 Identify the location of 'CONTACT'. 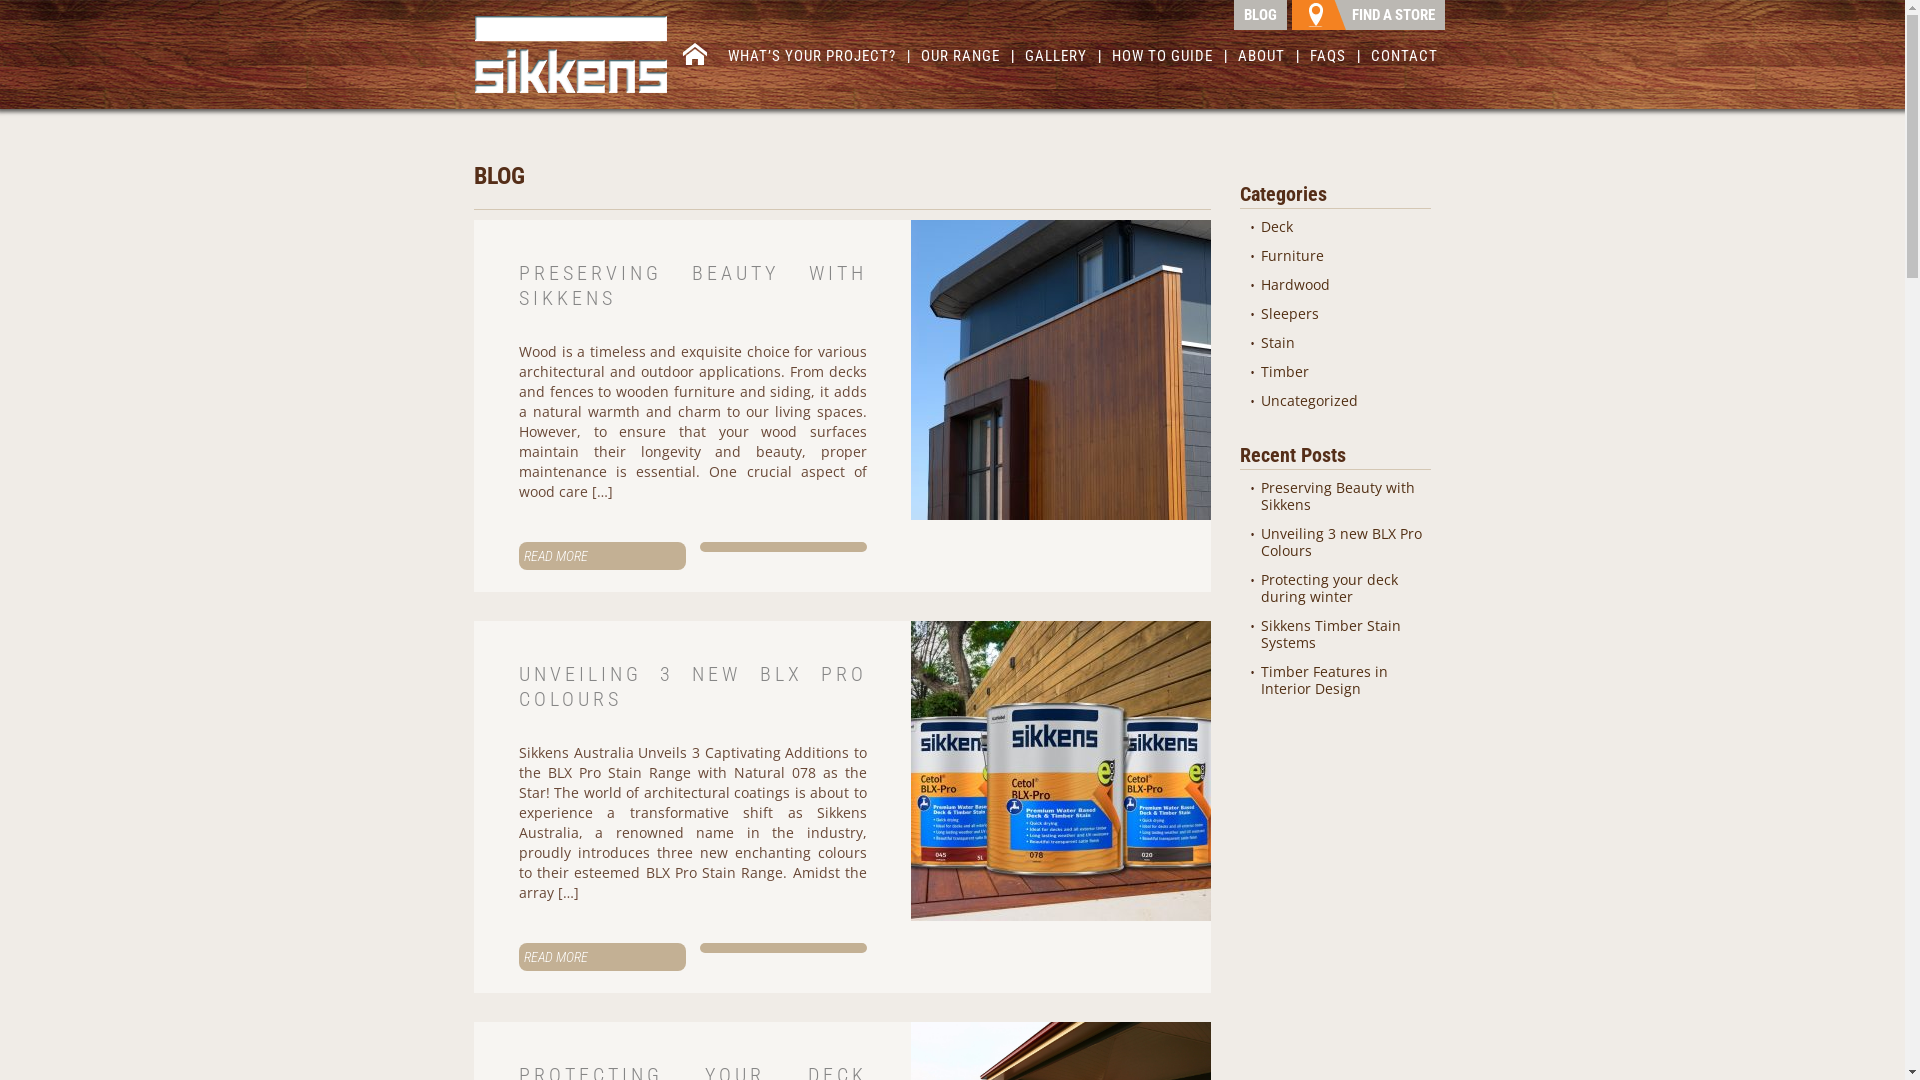
(1366, 60).